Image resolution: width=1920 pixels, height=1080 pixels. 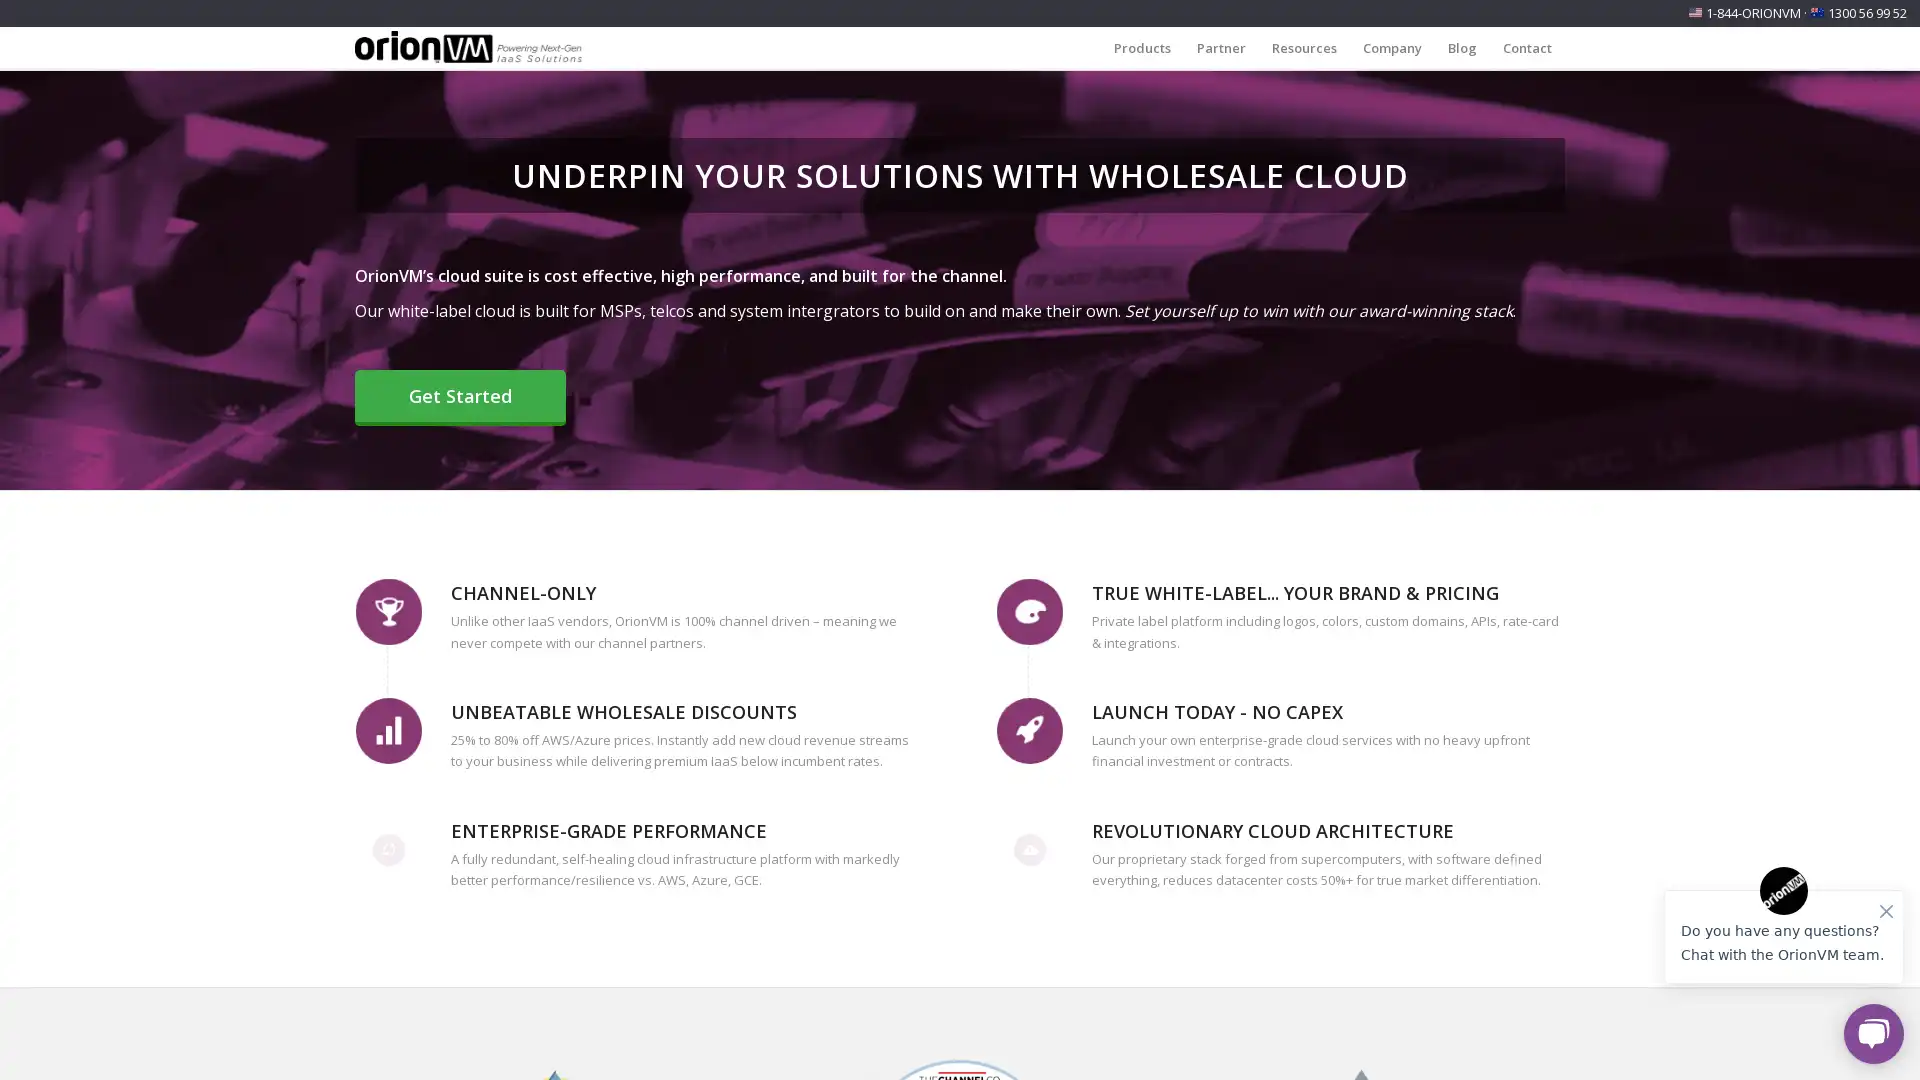 What do you see at coordinates (269, 1040) in the screenshot?
I see `Contact Us` at bounding box center [269, 1040].